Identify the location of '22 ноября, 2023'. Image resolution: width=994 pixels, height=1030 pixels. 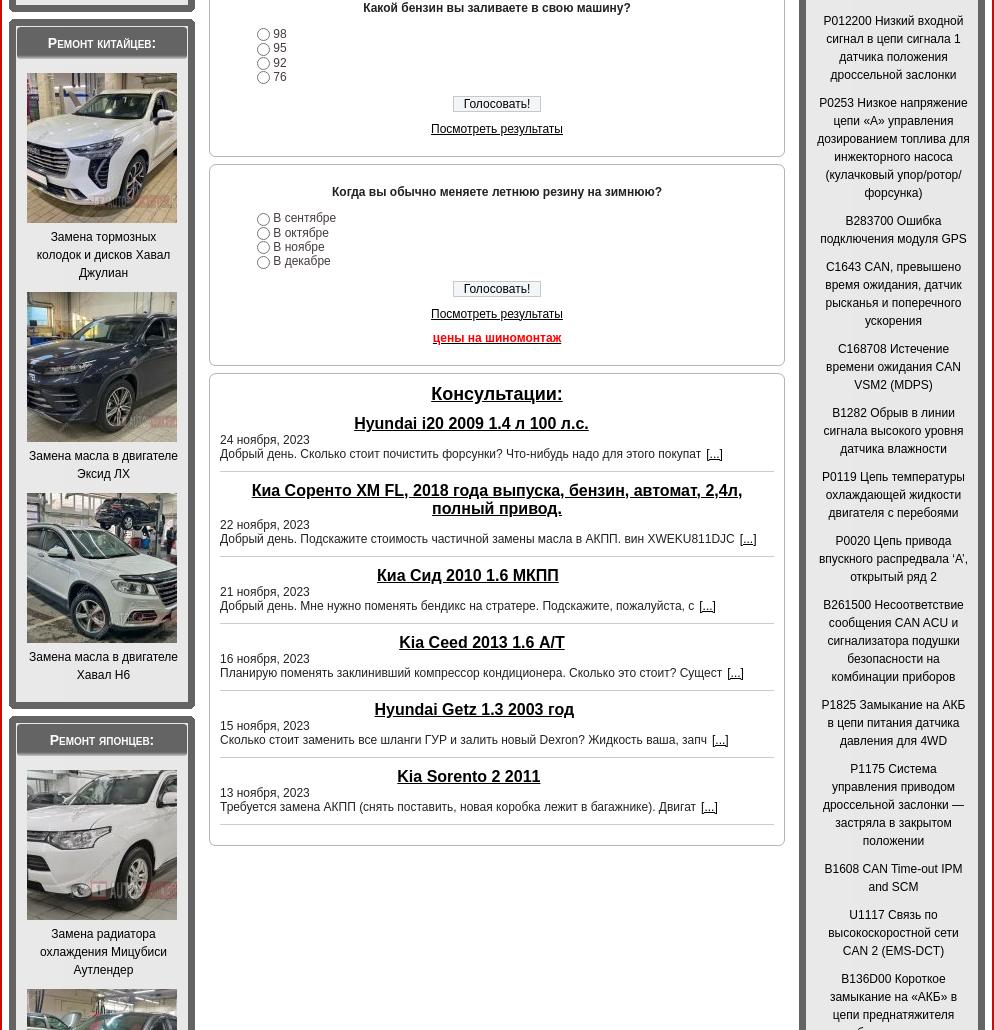
(219, 523).